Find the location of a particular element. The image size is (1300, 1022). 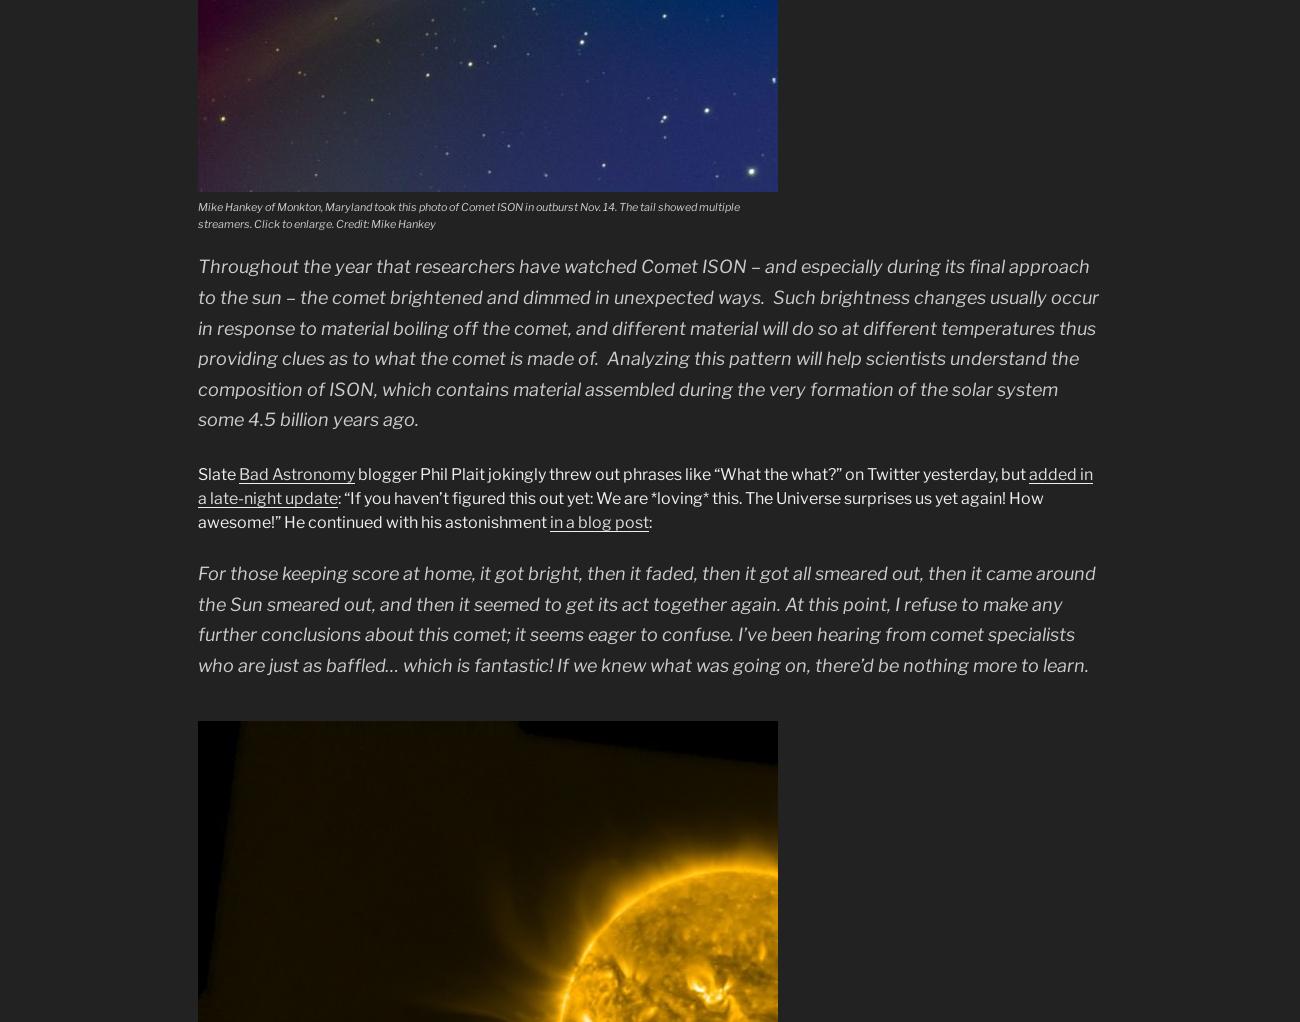

'For those keeping score at home, it got bright, then it faded, then it got all smeared out, then it came around the Sun smeared out, and then it seemed to get its act together again. At this point, I refuse to make any further conclusions about this comet; it seems eager to confuse. I’ve been hearing from comet specialists who are just as baffled… which is fantastic! If we knew what was going on, there’d be nothing more to learn.' is located at coordinates (647, 617).